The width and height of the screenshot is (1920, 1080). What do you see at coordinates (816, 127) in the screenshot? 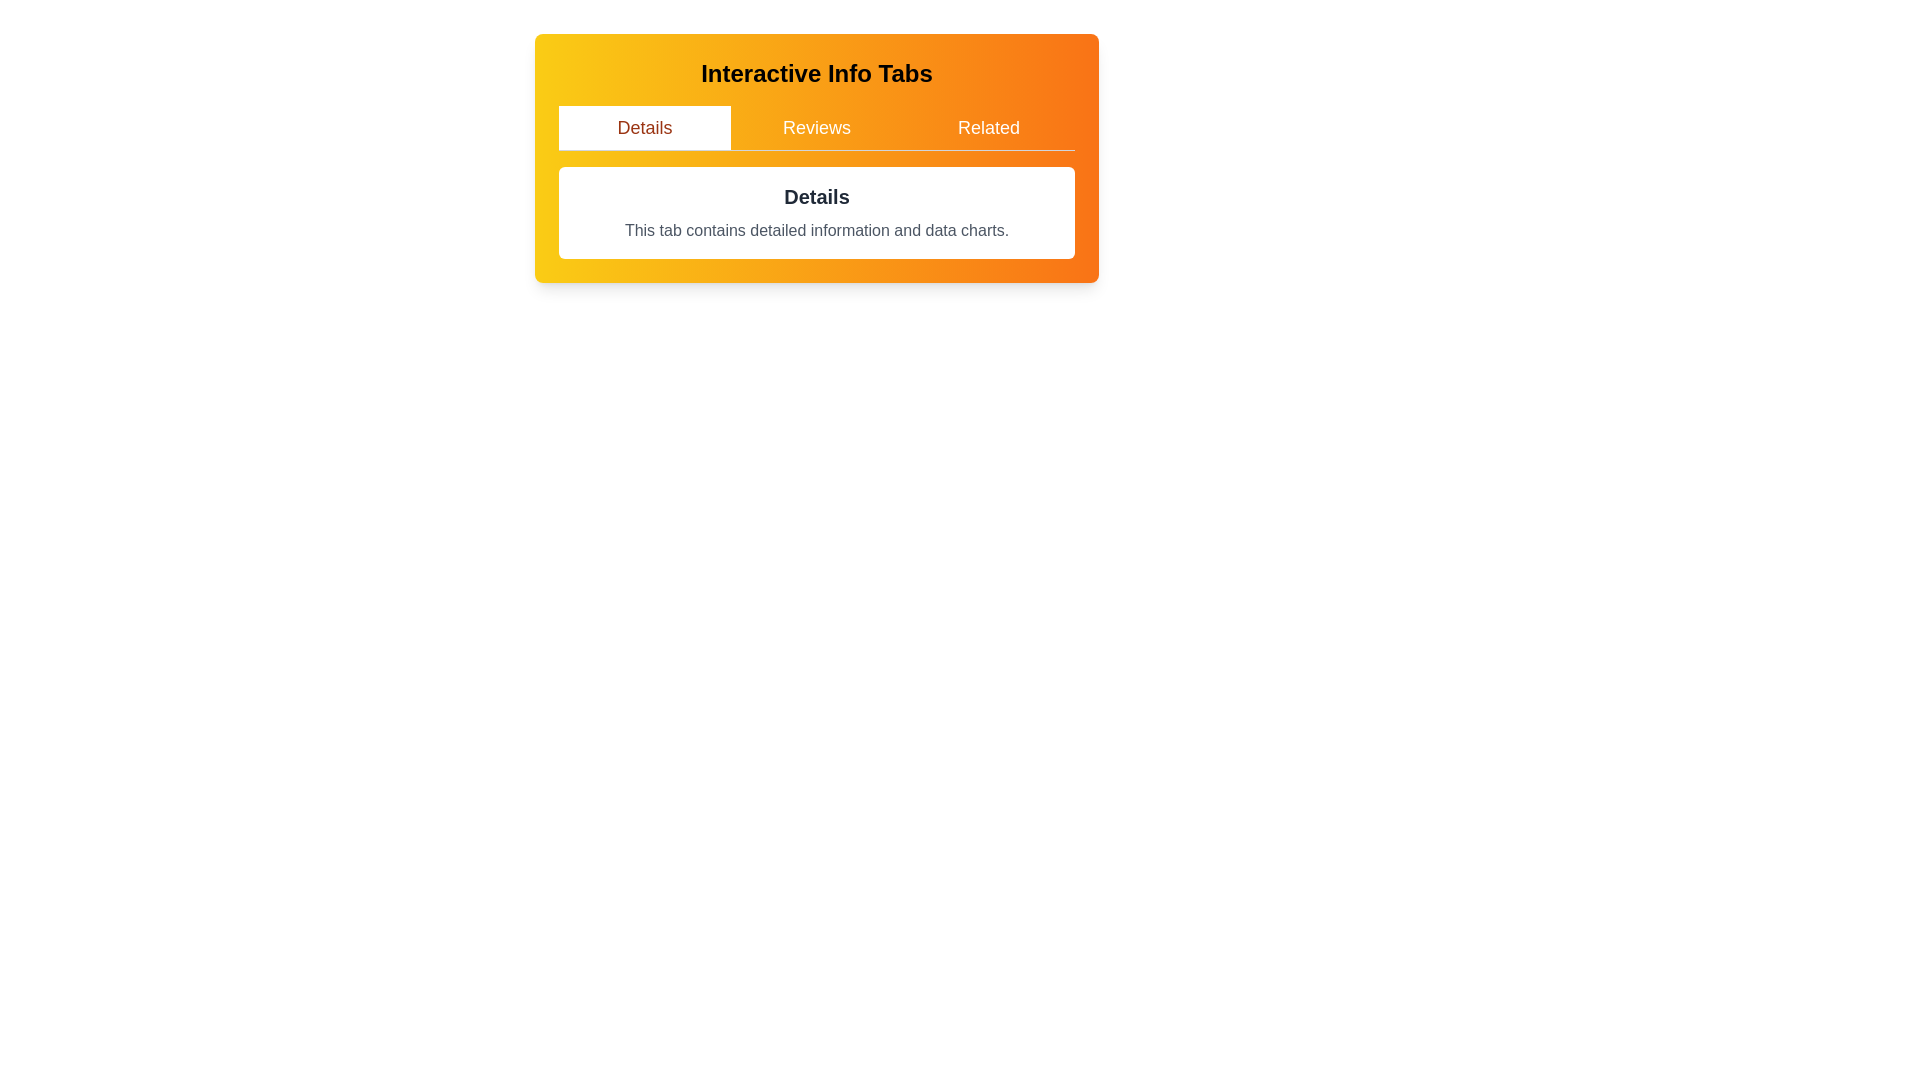
I see `the tab labeled 'Reviews' to observe its hover effect` at bounding box center [816, 127].